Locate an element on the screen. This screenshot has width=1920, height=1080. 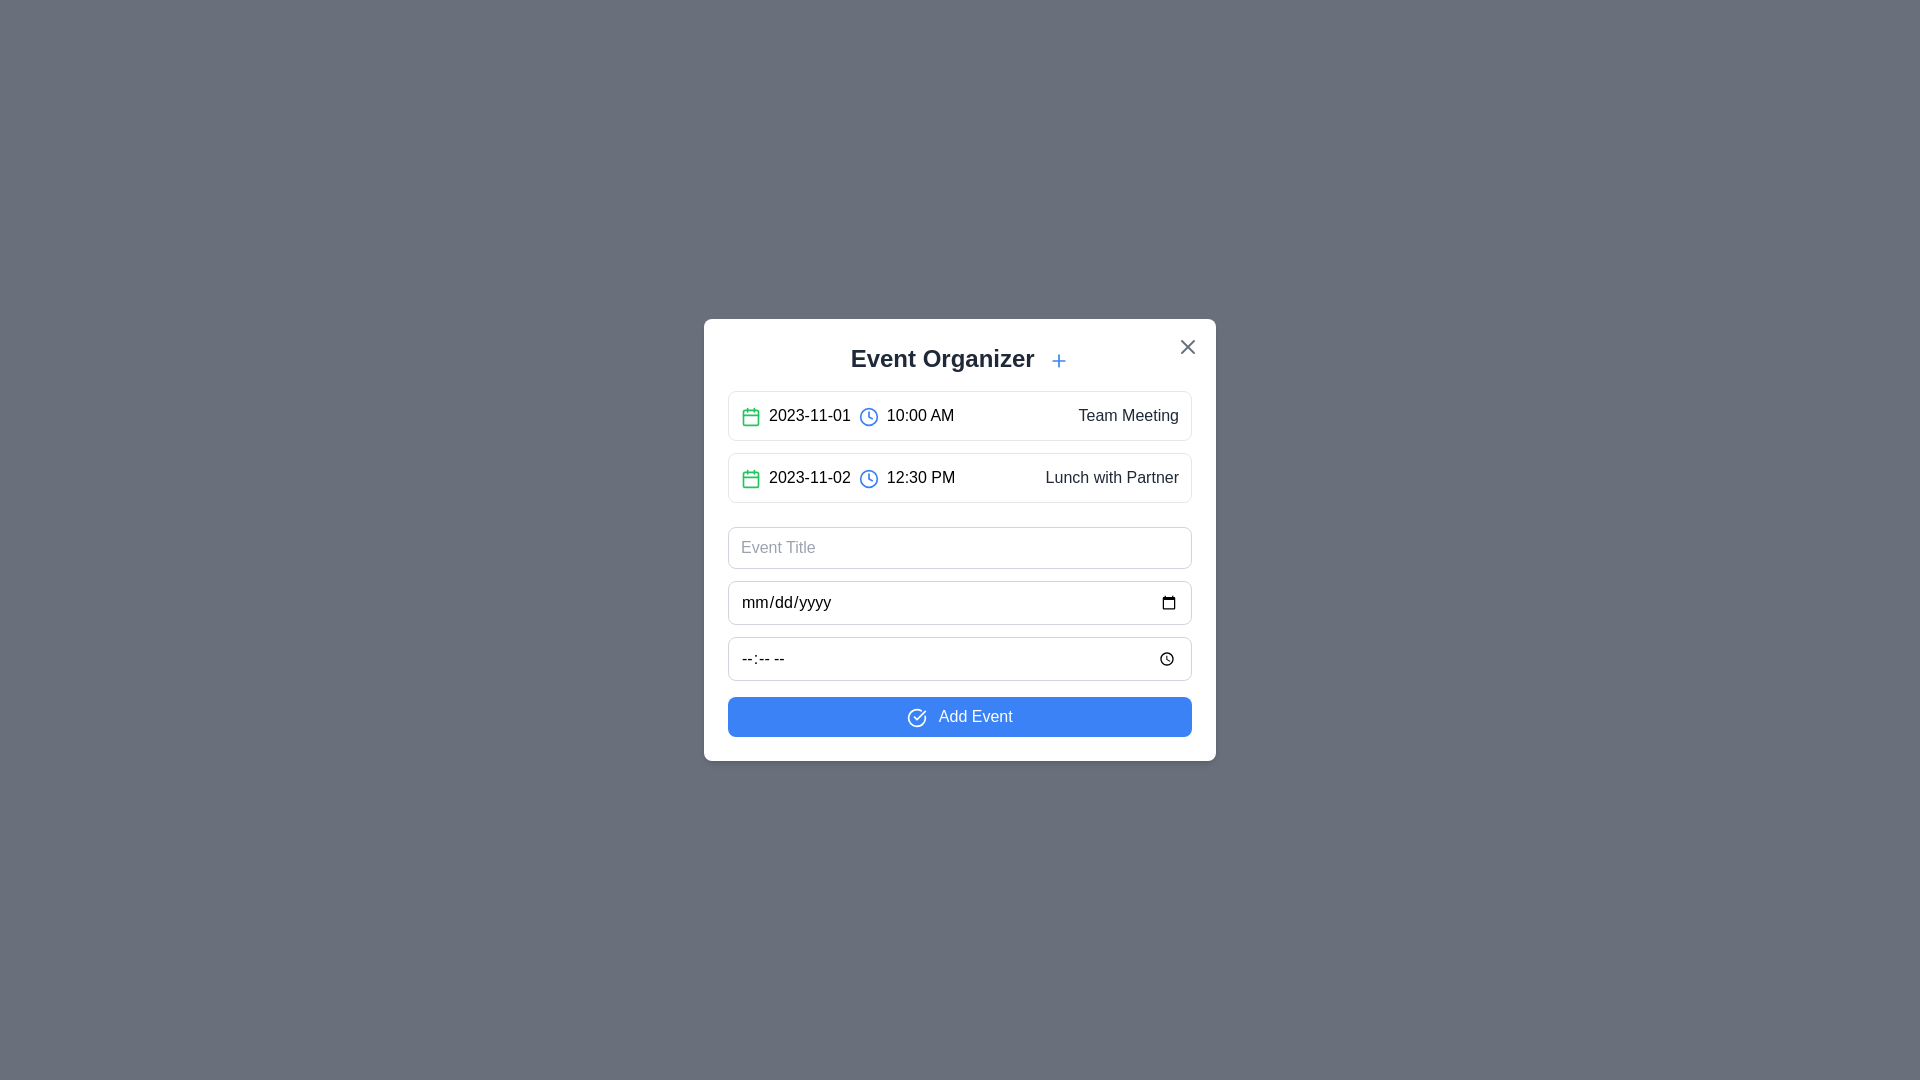
the static text label displaying the title of the event scheduled in the 'Event Organizer' dialog box, located in the second row of events is located at coordinates (1111, 478).